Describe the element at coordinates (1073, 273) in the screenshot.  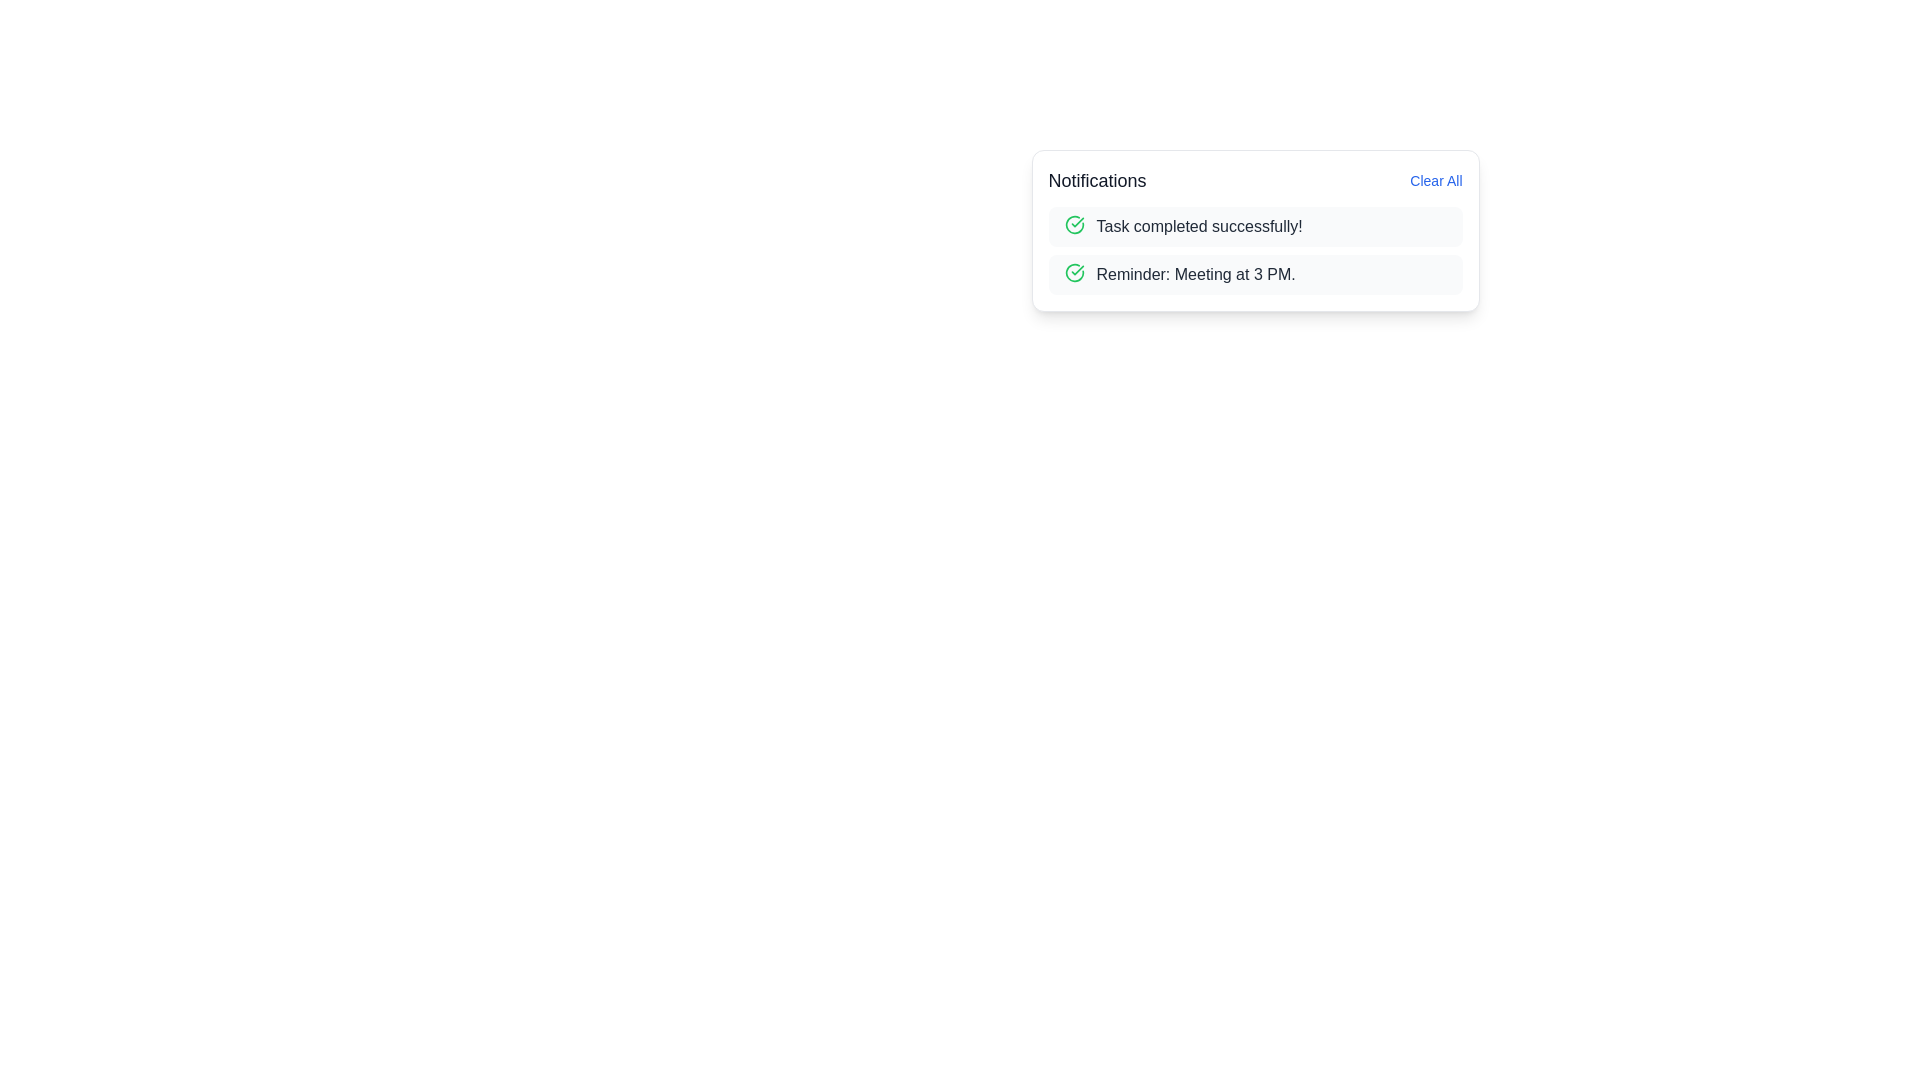
I see `the circular green checkmark icon located to the left of the text 'Reminder: Meeting at 3 PM.'` at that location.